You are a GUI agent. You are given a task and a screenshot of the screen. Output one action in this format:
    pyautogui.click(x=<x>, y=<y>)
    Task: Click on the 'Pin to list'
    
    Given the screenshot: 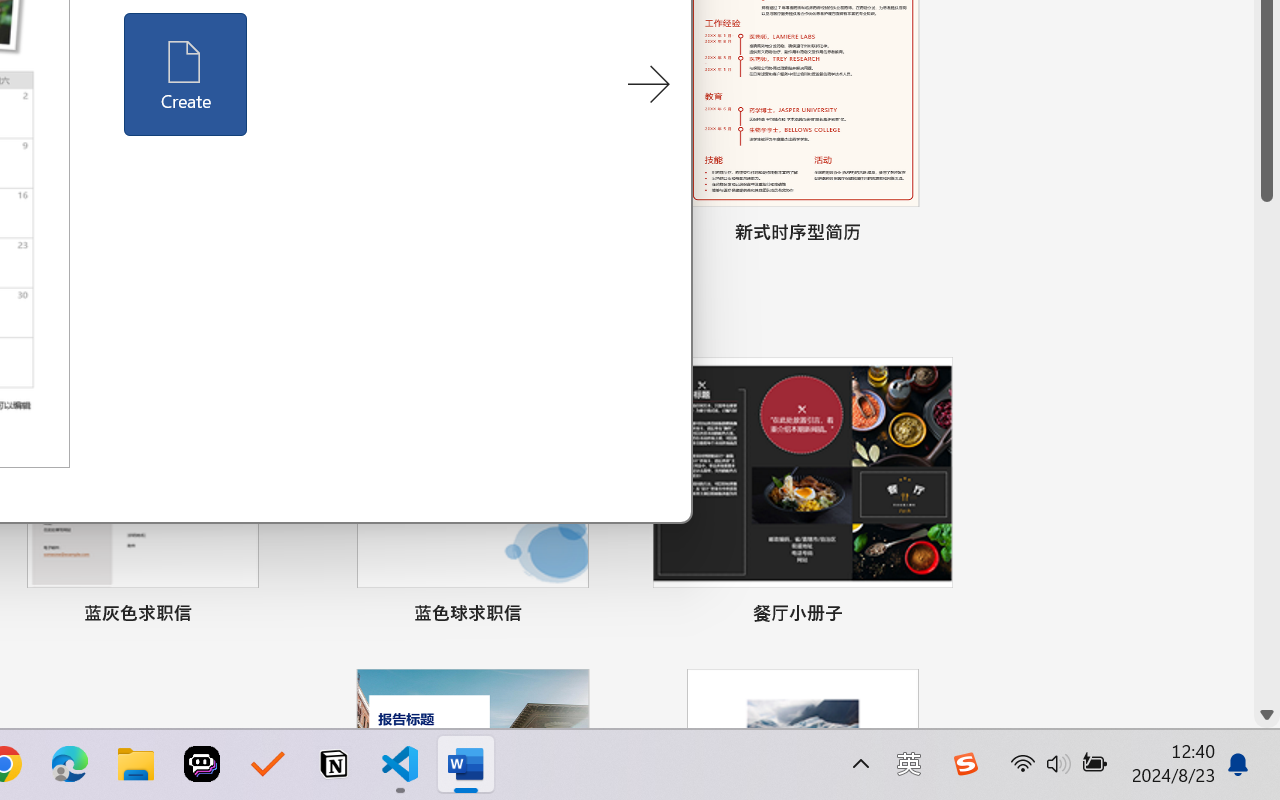 What is the action you would take?
    pyautogui.click(x=933, y=616)
    